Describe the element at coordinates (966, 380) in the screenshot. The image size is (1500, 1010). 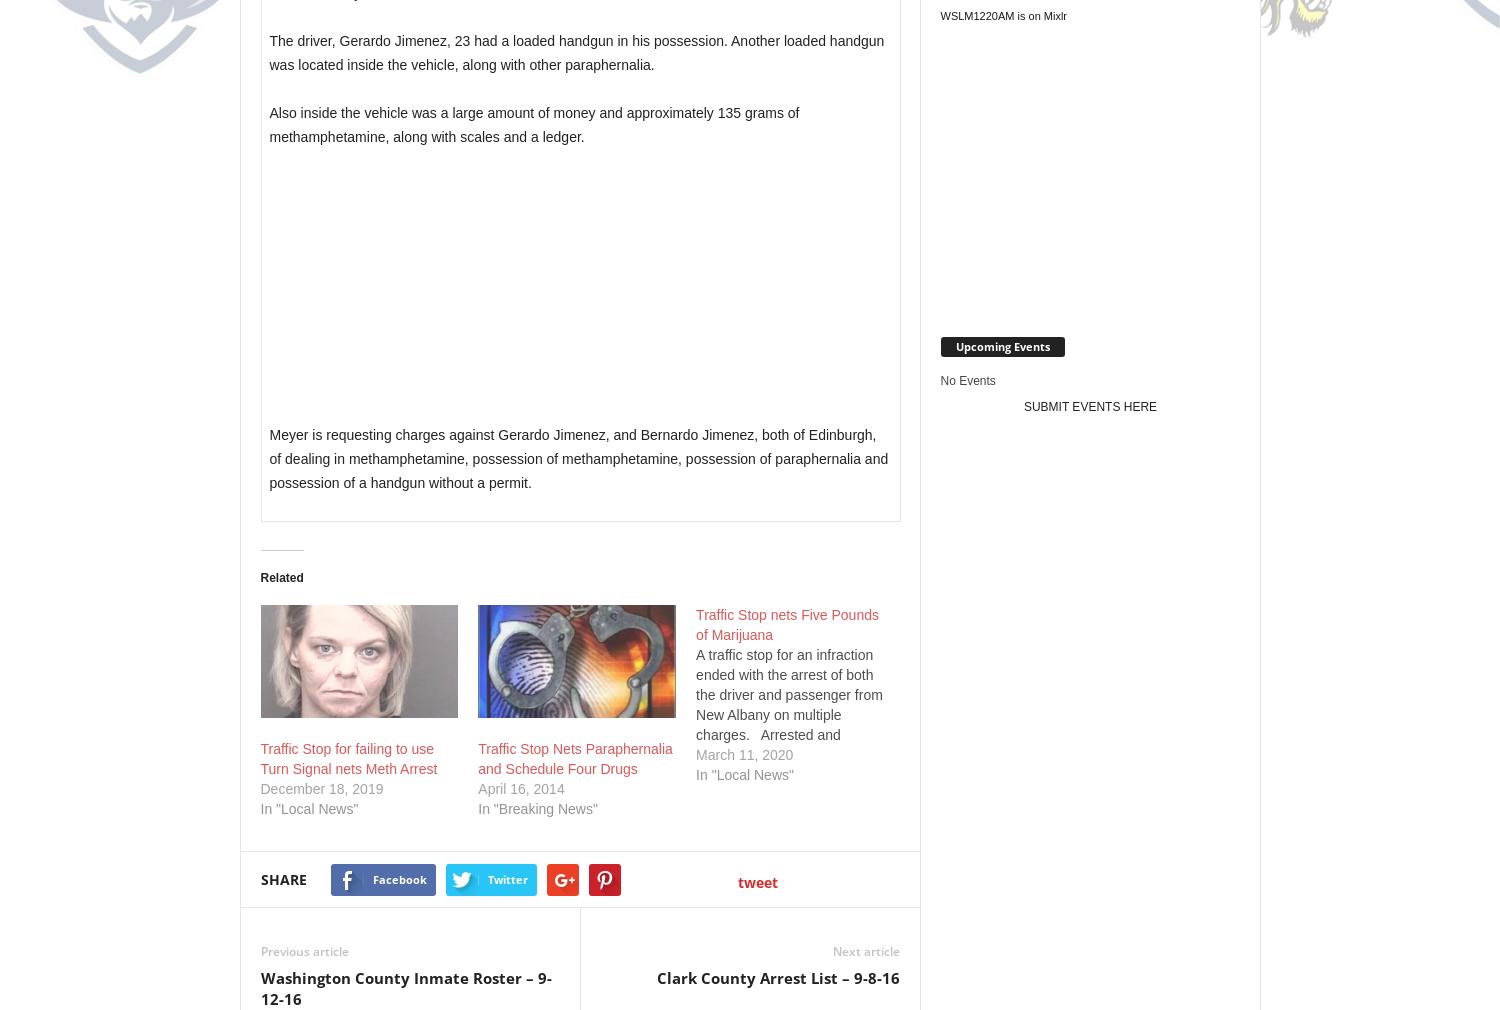
I see `'No Events'` at that location.